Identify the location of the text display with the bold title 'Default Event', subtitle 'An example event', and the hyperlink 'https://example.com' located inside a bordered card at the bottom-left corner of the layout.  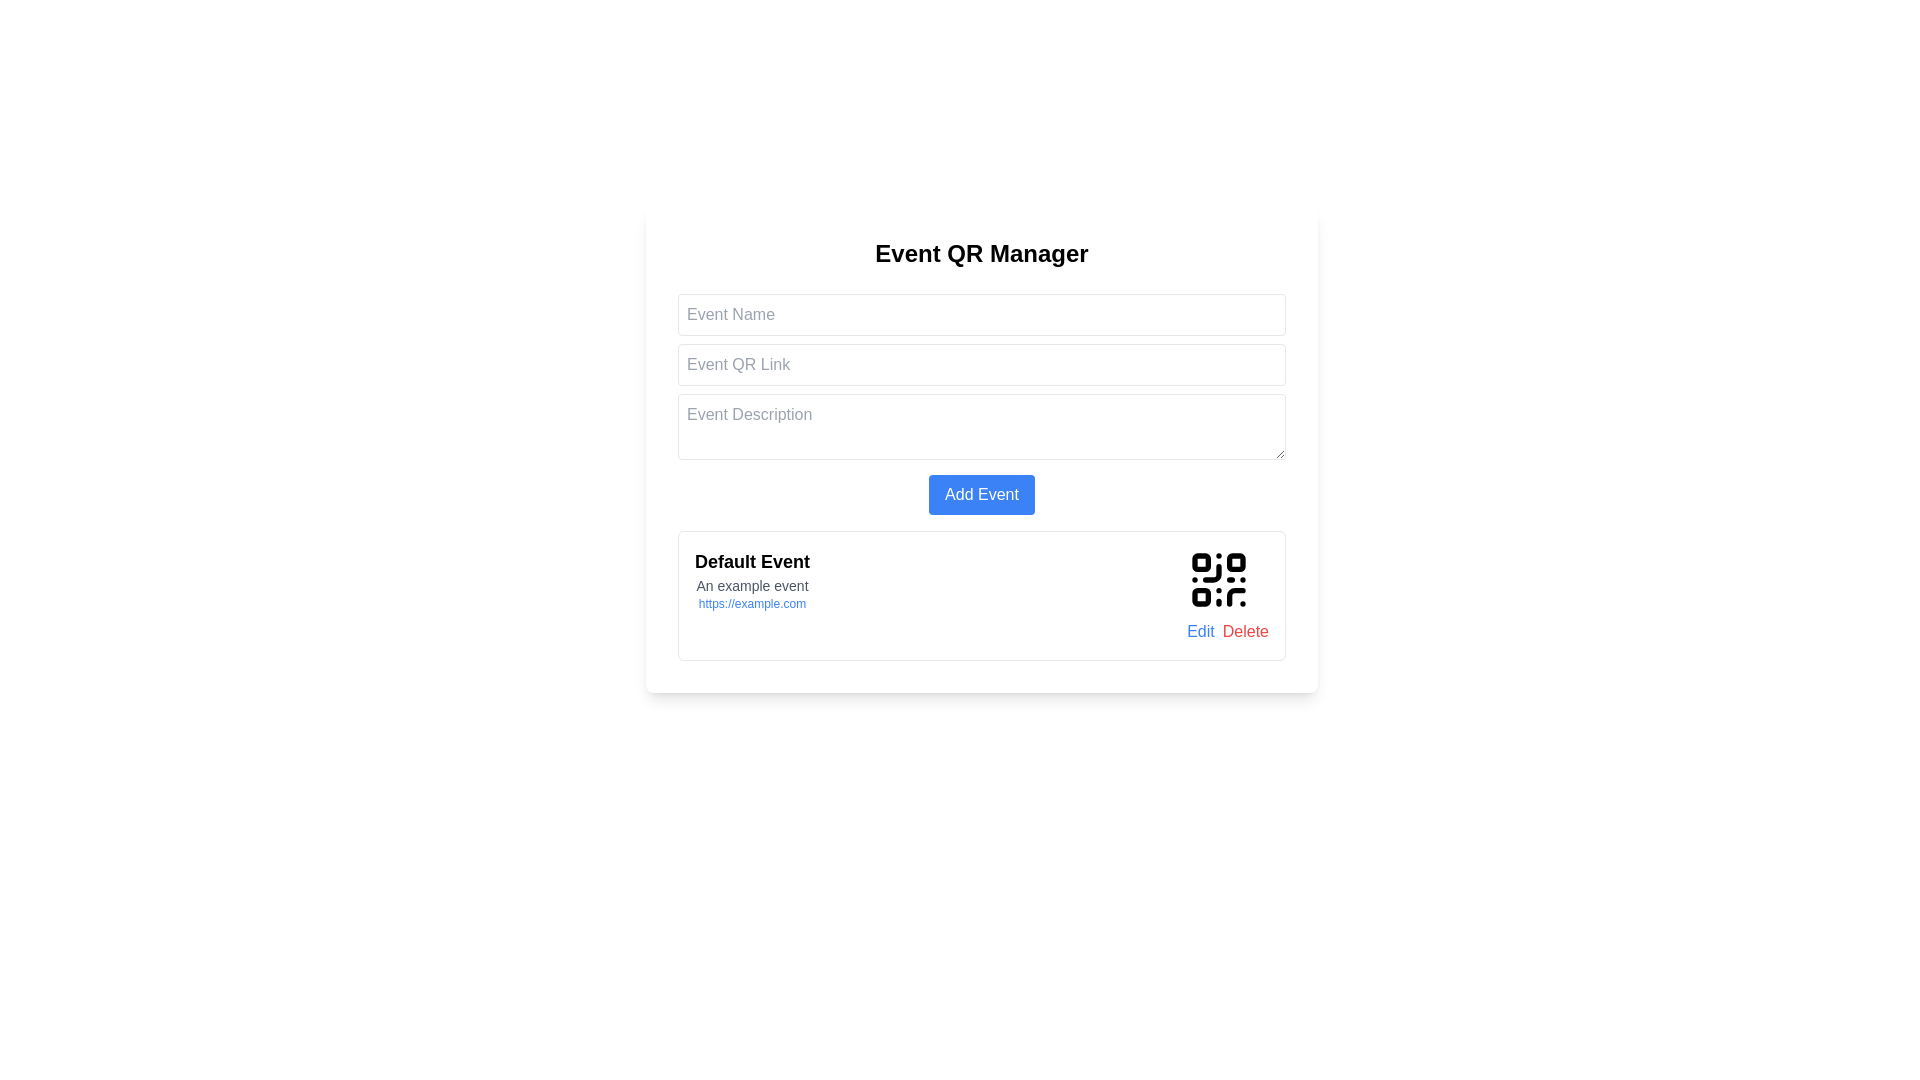
(751, 595).